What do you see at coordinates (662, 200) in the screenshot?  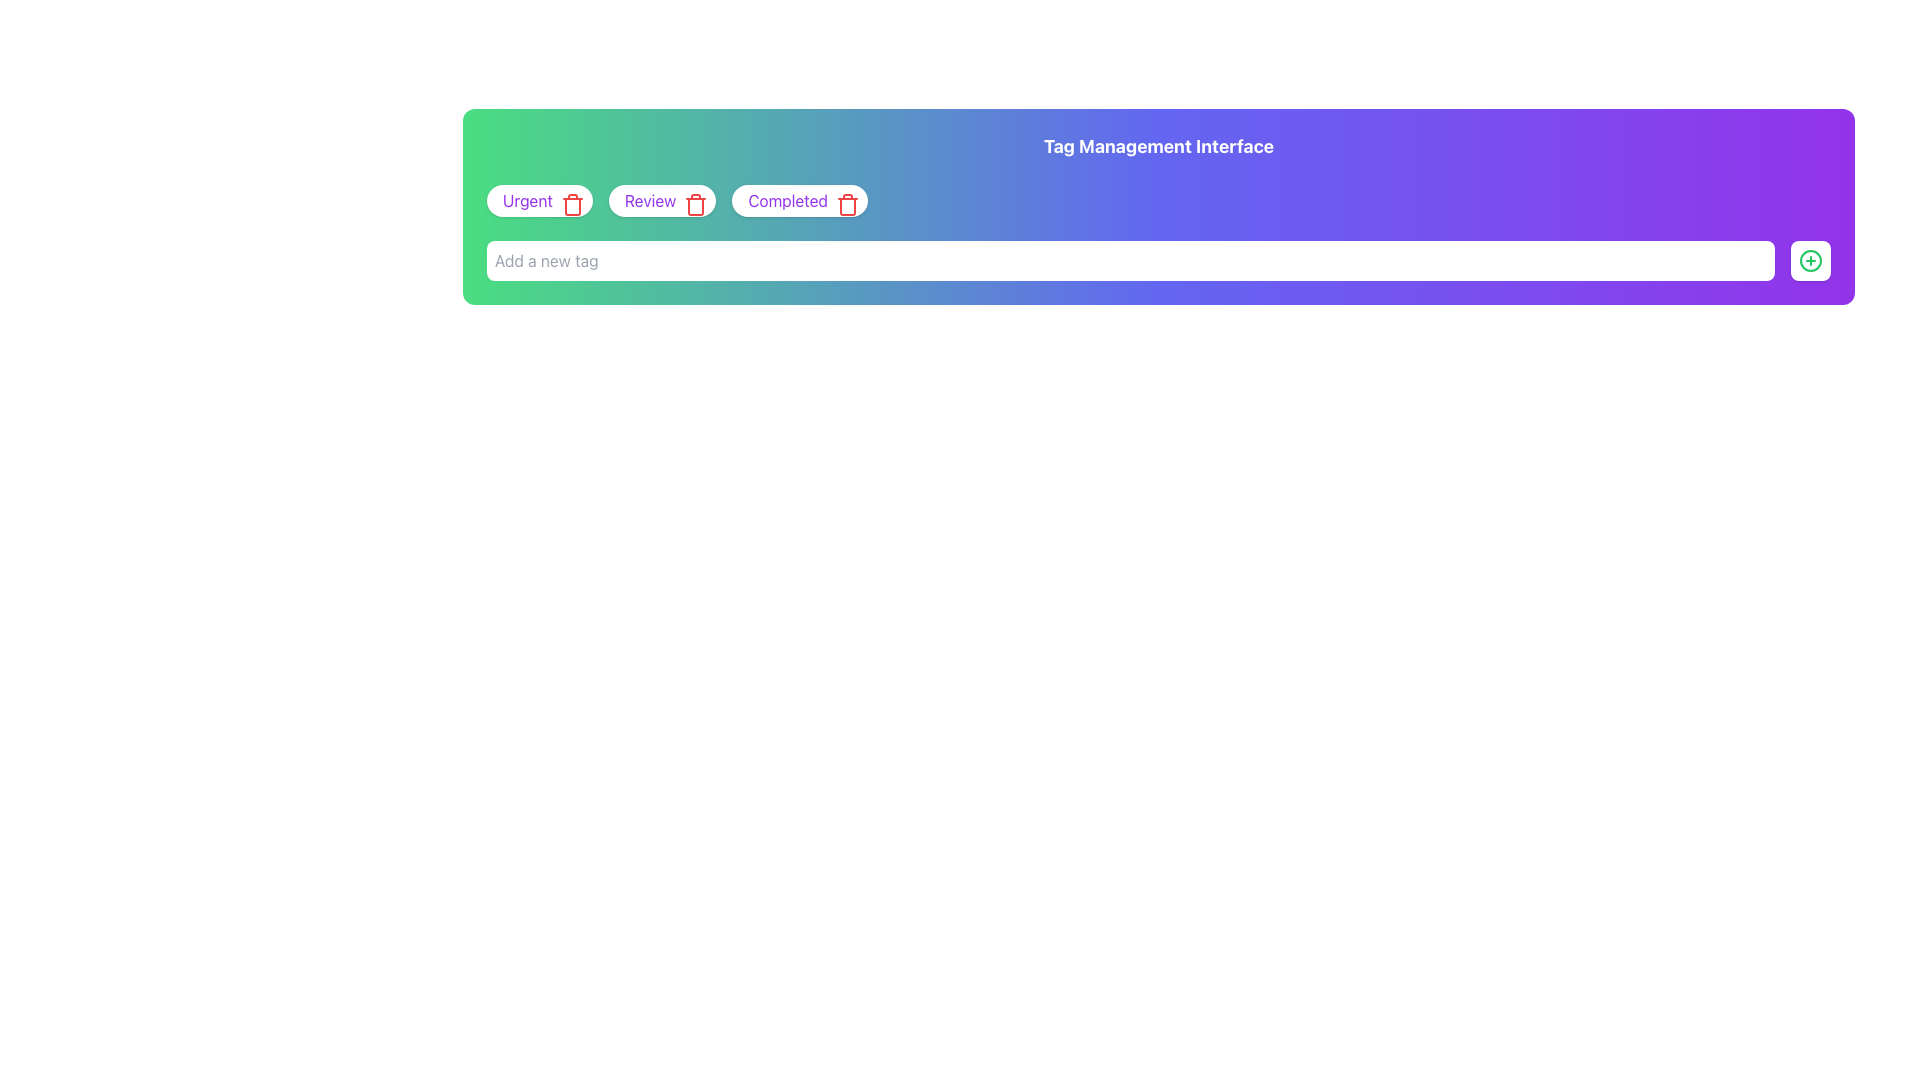 I see `the 'Review' button element, which is the second button in a horizontal list of category selectors, to potentially trigger hover effects or tooltips` at bounding box center [662, 200].